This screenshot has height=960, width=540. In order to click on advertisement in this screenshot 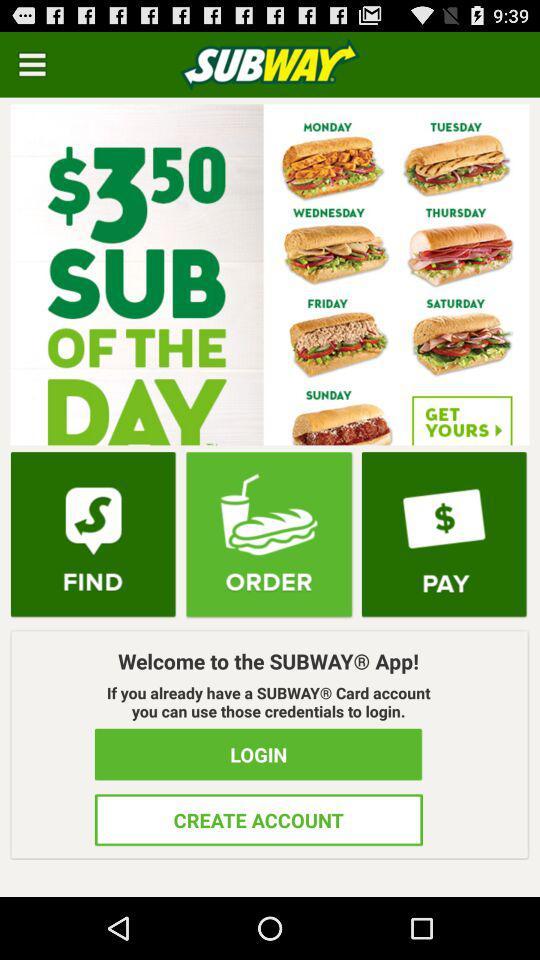, I will do `click(270, 273)`.